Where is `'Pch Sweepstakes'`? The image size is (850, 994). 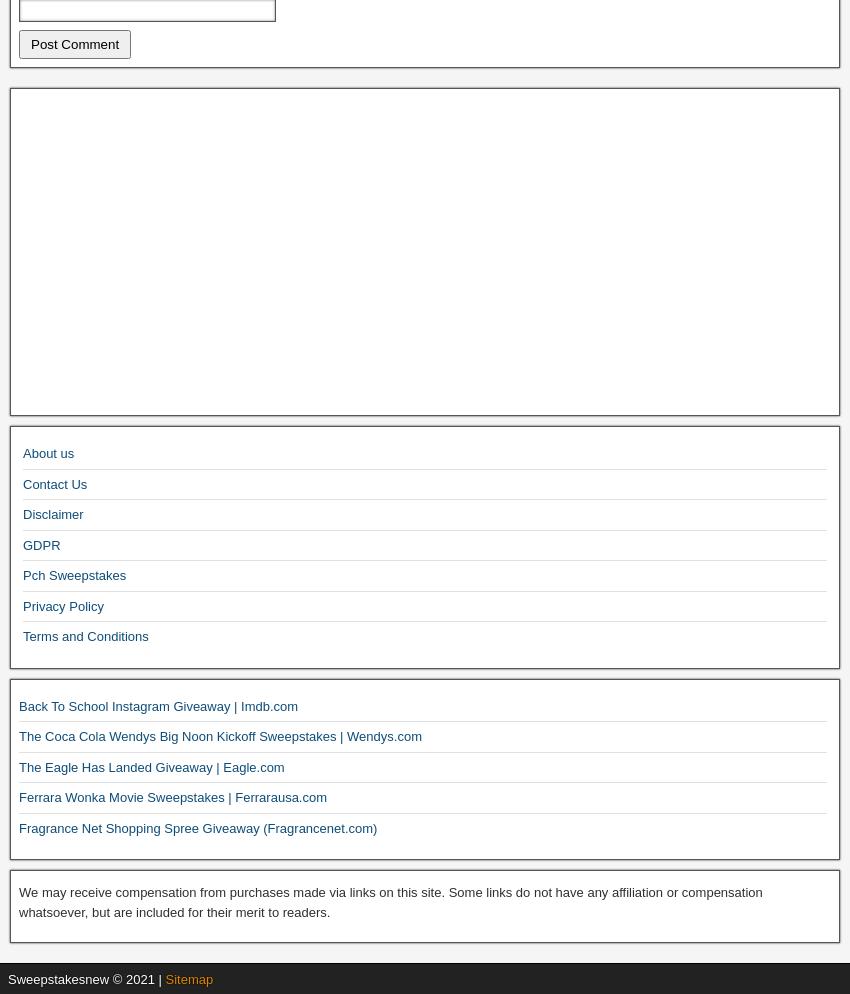
'Pch Sweepstakes' is located at coordinates (74, 575).